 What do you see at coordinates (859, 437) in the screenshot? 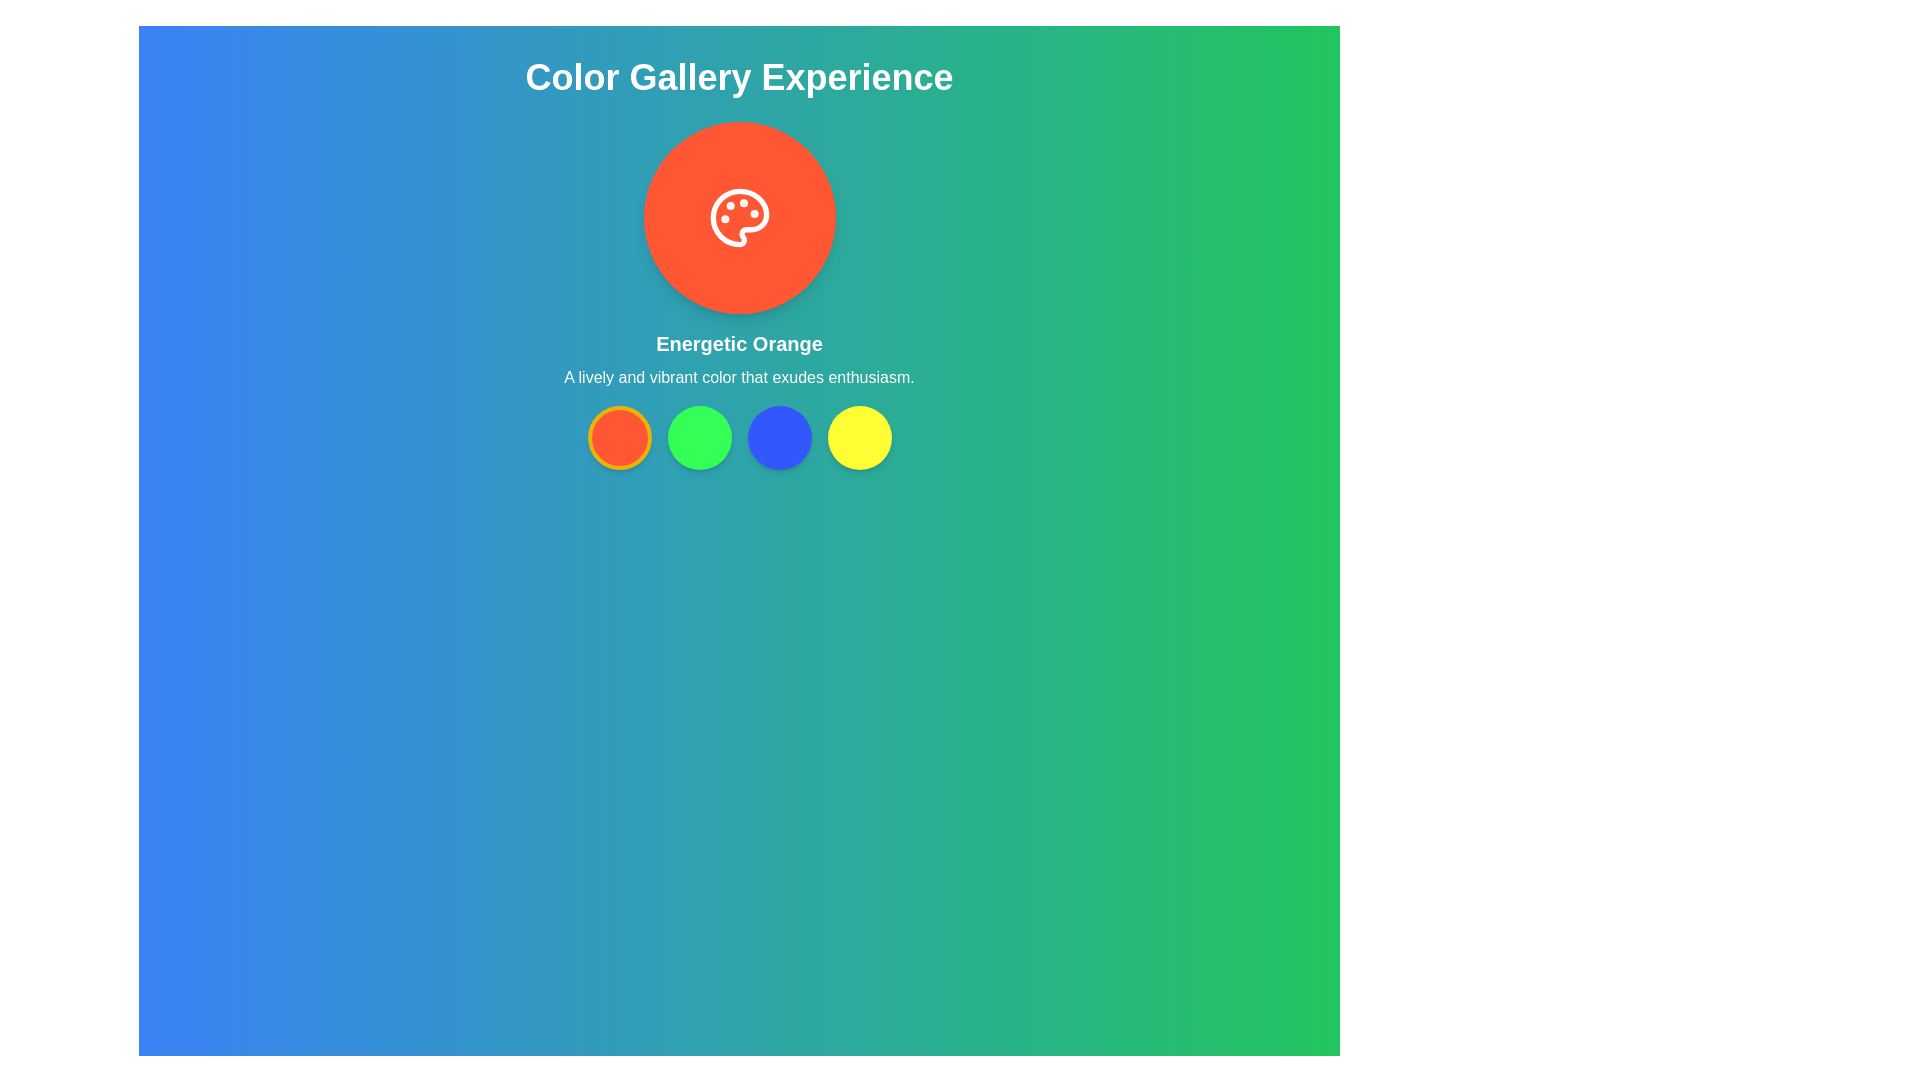
I see `the fourth button in the color gallery that selects the yellow color theme for accessibility navigation` at bounding box center [859, 437].